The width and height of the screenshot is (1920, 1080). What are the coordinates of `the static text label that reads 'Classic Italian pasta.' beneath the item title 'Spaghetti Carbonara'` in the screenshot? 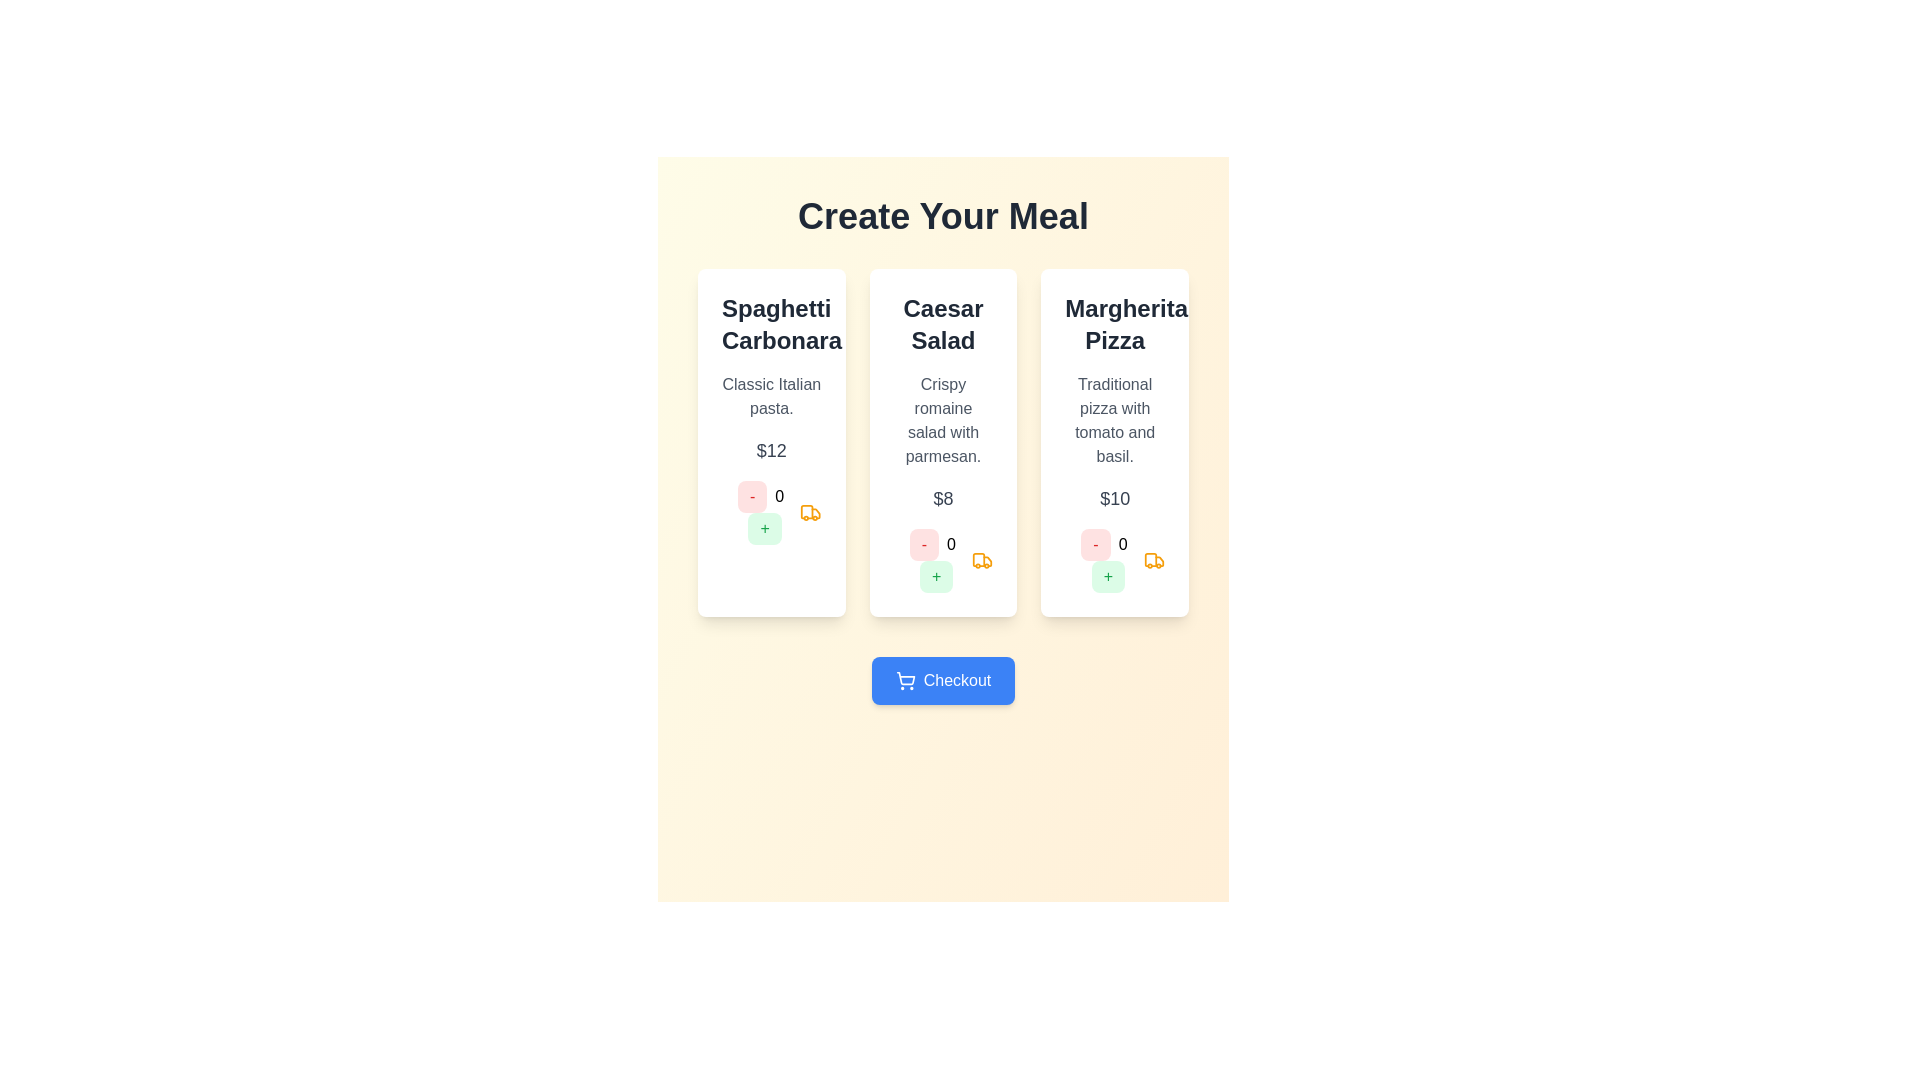 It's located at (770, 397).